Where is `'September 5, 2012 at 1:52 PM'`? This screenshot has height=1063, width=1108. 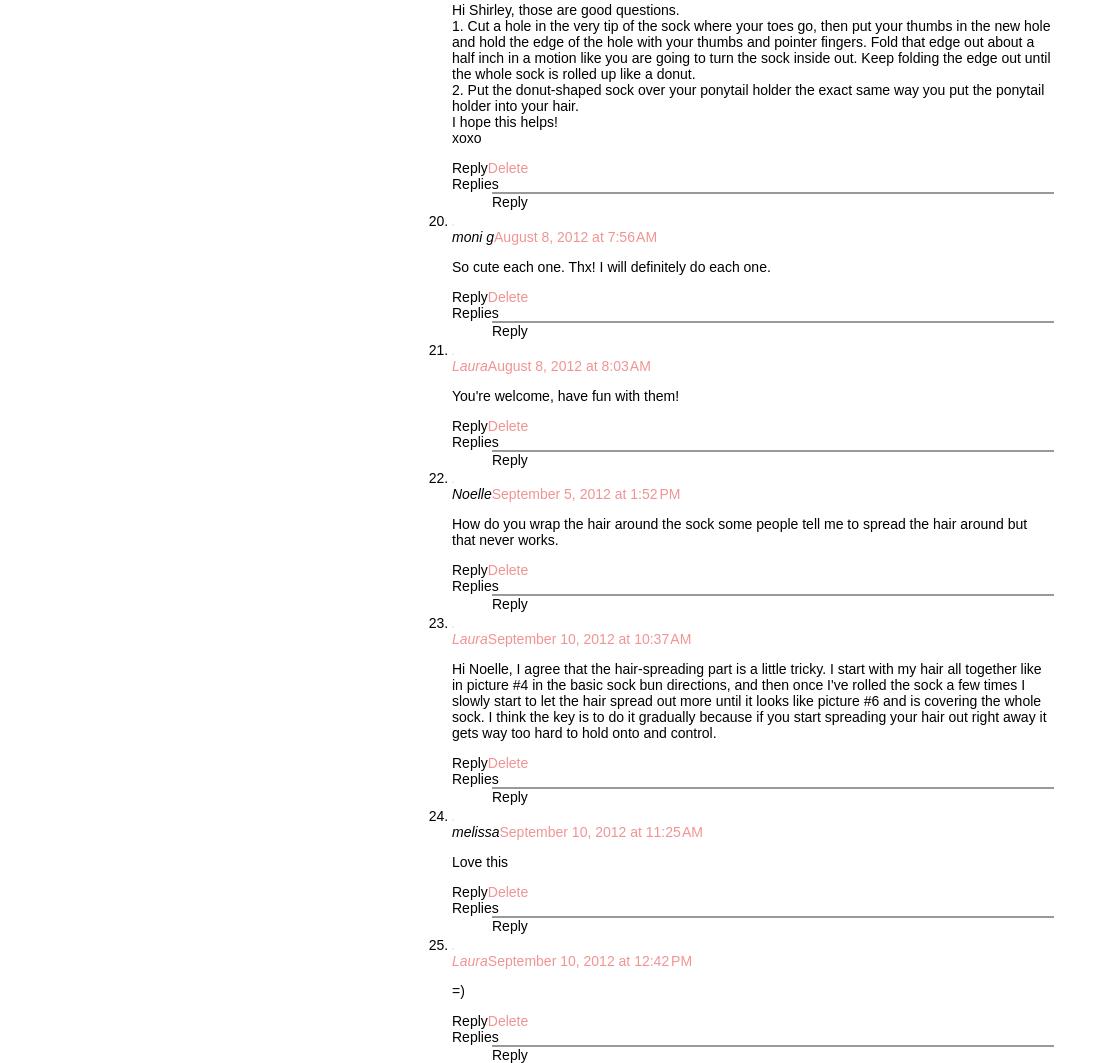
'September 5, 2012 at 1:52 PM' is located at coordinates (585, 493).